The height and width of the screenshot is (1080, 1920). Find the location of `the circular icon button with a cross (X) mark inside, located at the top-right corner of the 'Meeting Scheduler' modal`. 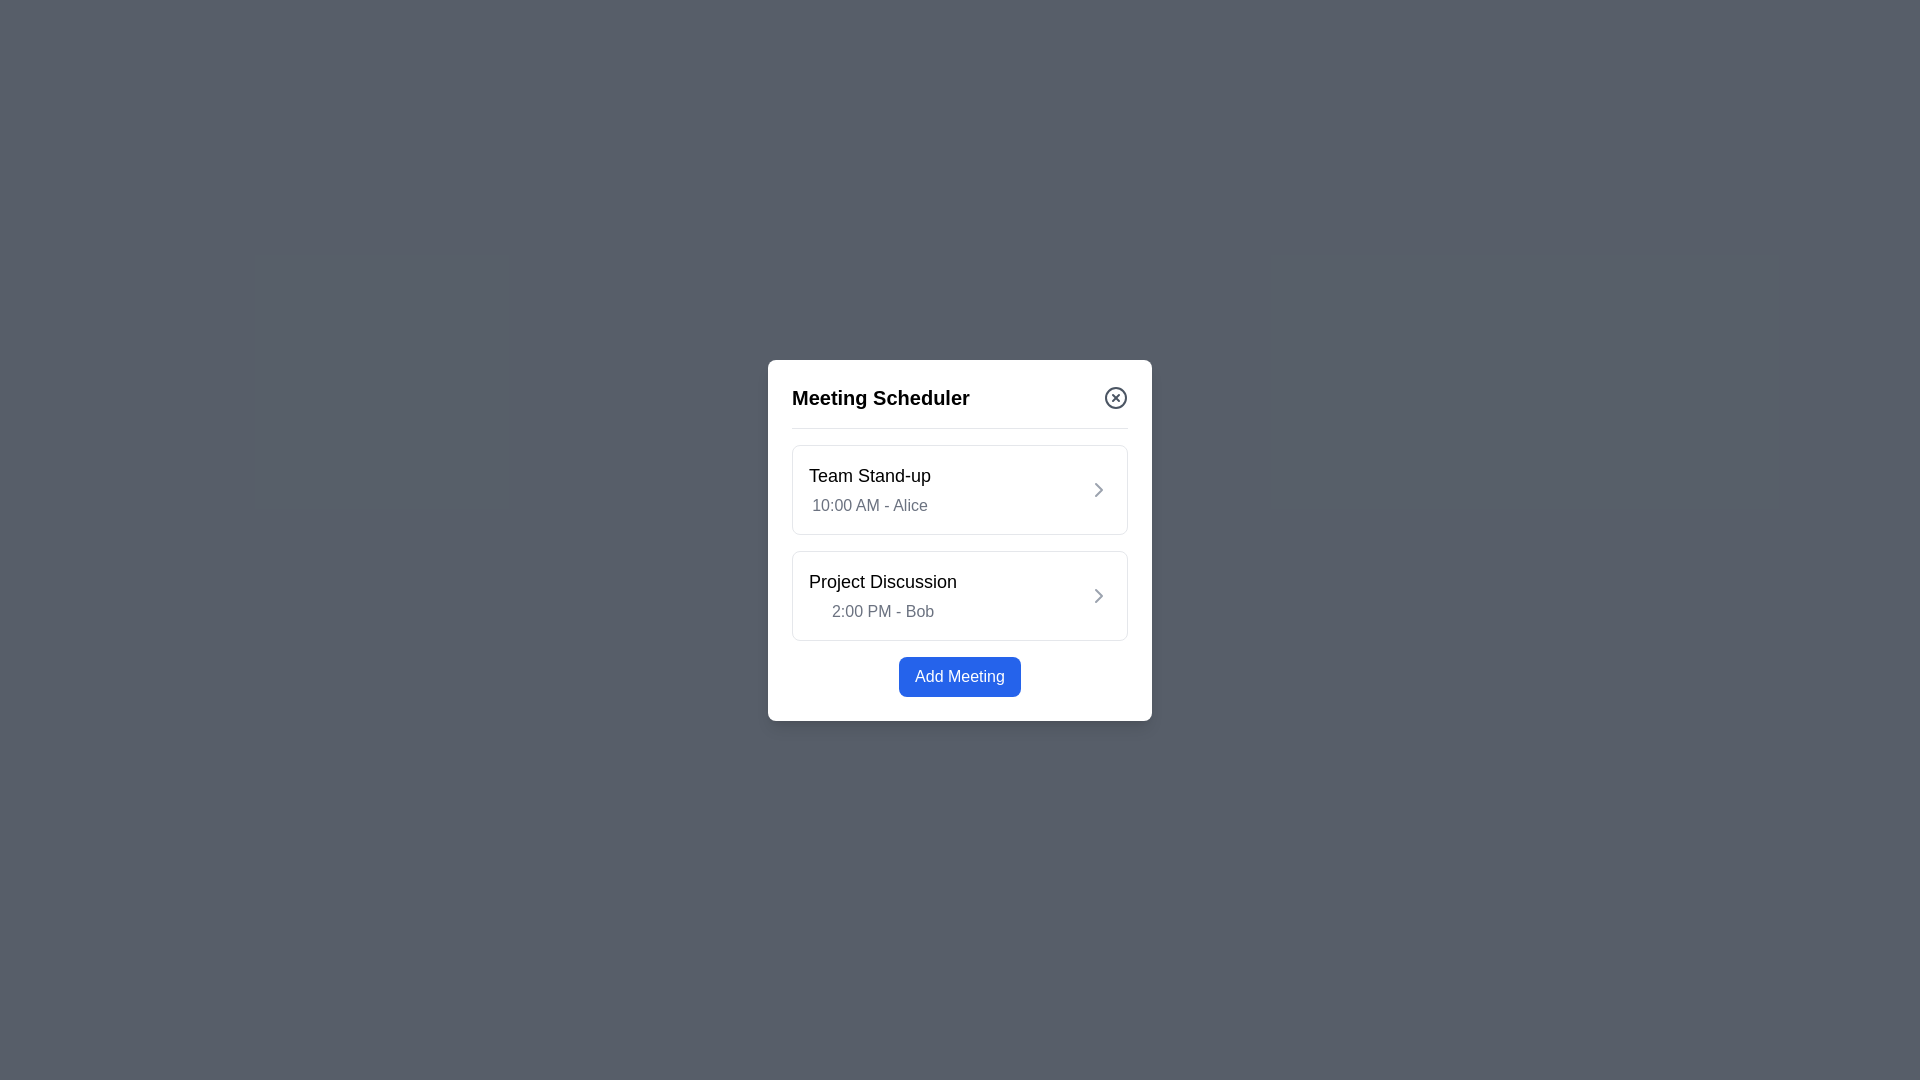

the circular icon button with a cross (X) mark inside, located at the top-right corner of the 'Meeting Scheduler' modal is located at coordinates (1115, 397).